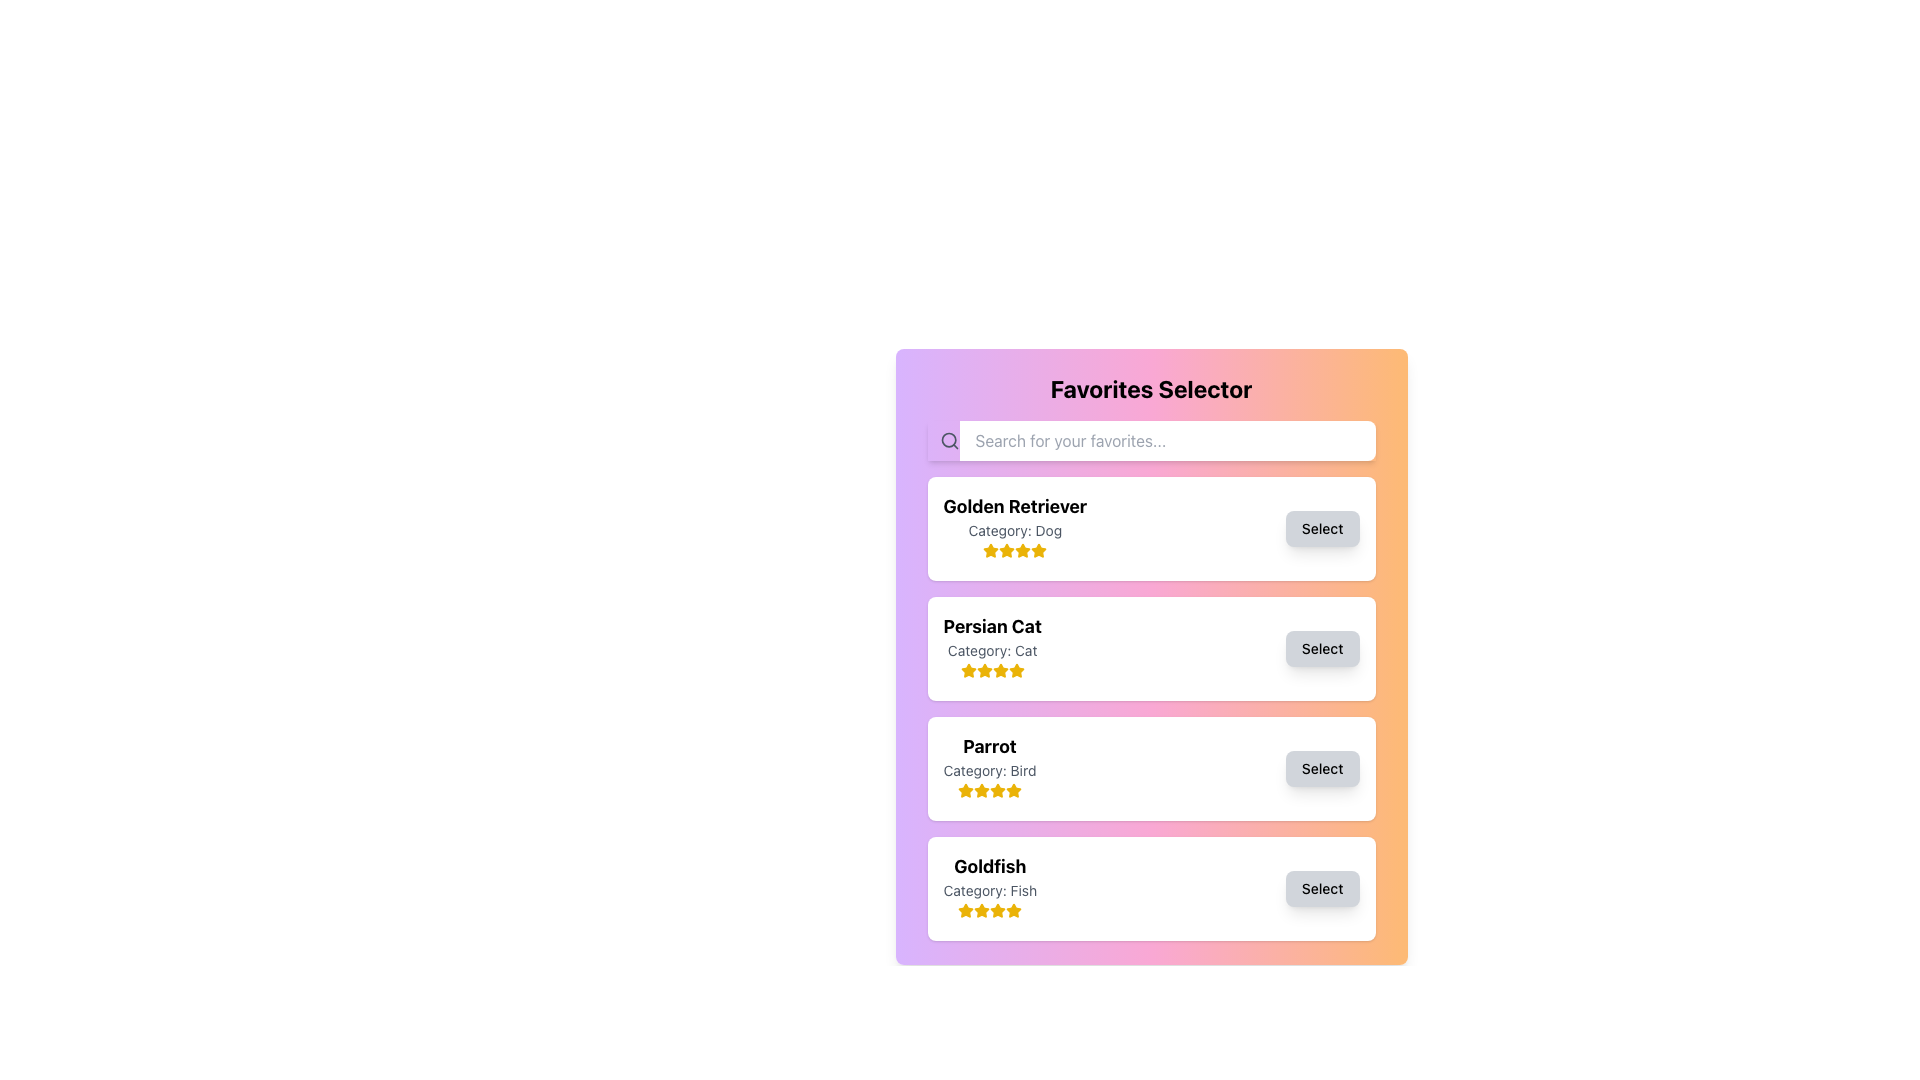 The image size is (1920, 1080). Describe the element at coordinates (1015, 551) in the screenshot. I see `the fourth star icon in the visual rating indicator for the 'Golden Retriever' entry, which is located below the text 'Category: Dog'` at that location.